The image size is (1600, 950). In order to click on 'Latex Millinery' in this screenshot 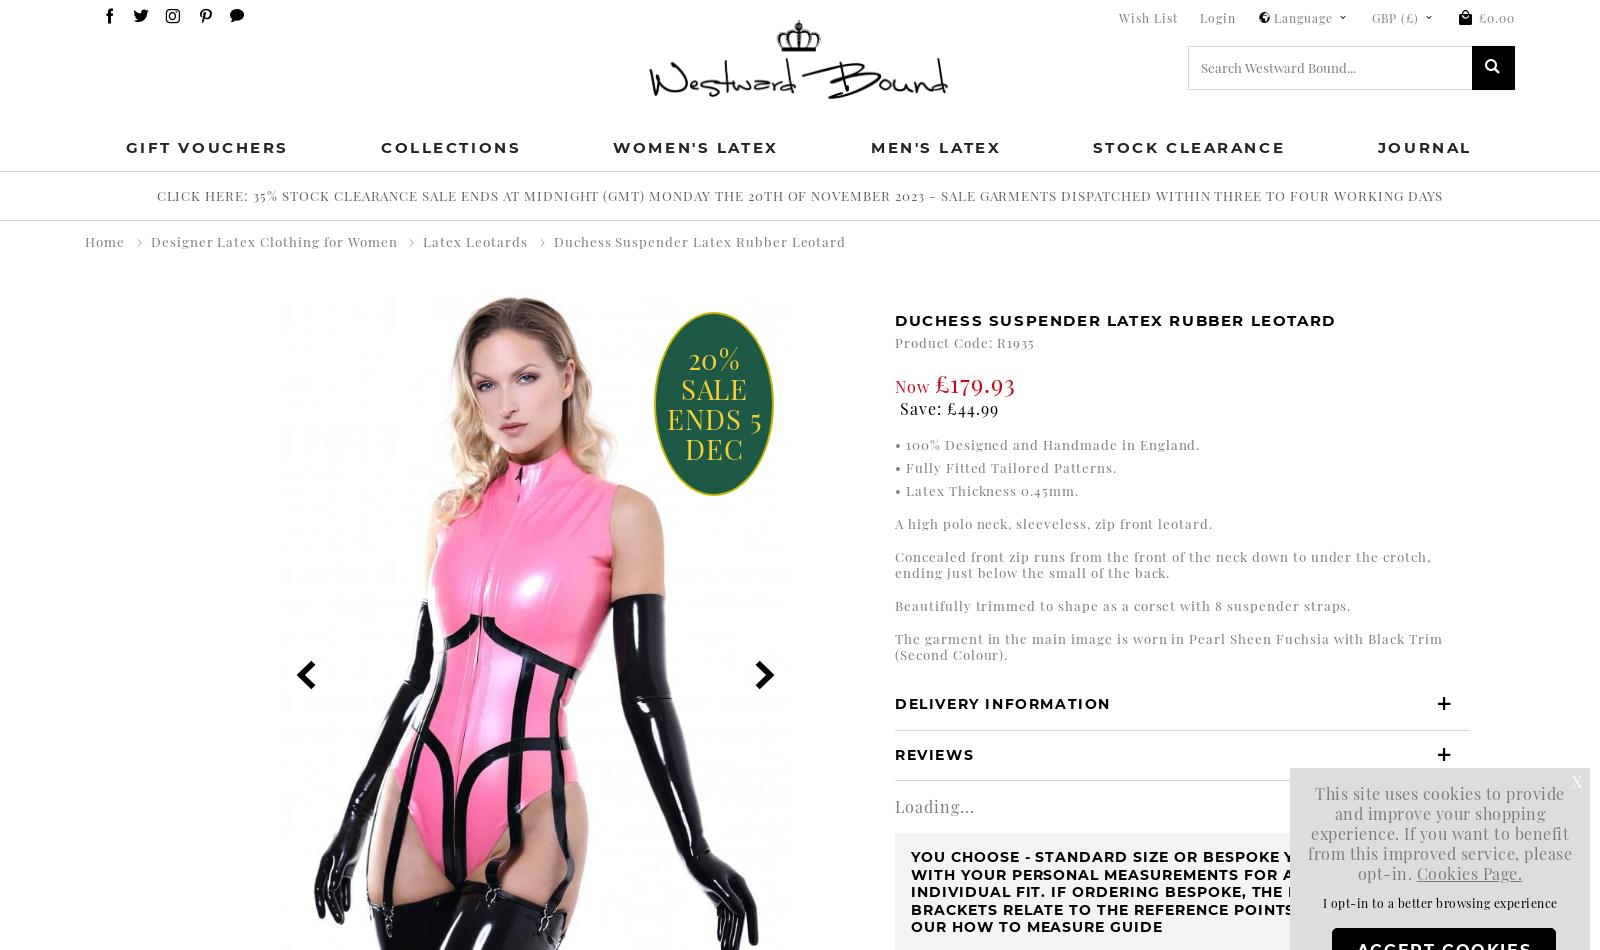, I will do `click(248, 421)`.